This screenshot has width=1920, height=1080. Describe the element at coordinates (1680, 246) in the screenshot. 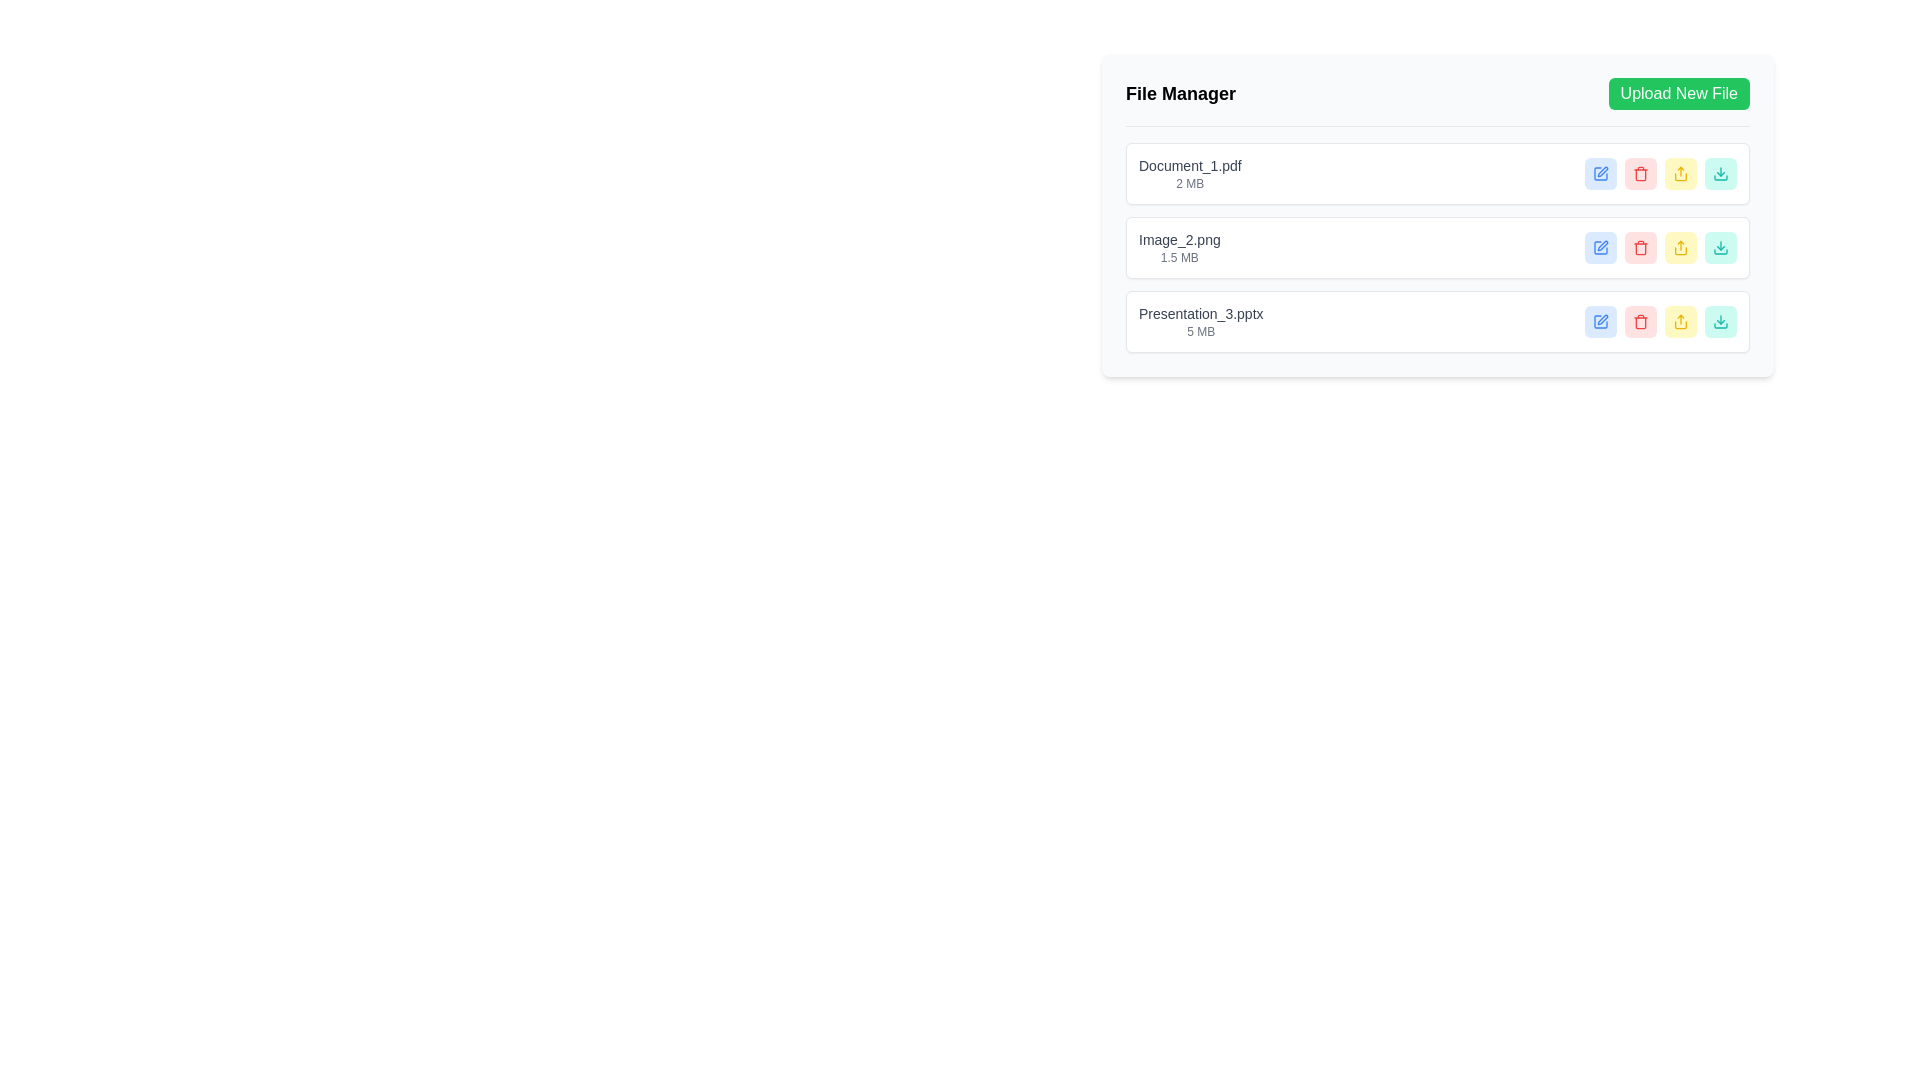

I see `the share/upload Icon button located in the last row of action buttons in the file manager interface` at that location.